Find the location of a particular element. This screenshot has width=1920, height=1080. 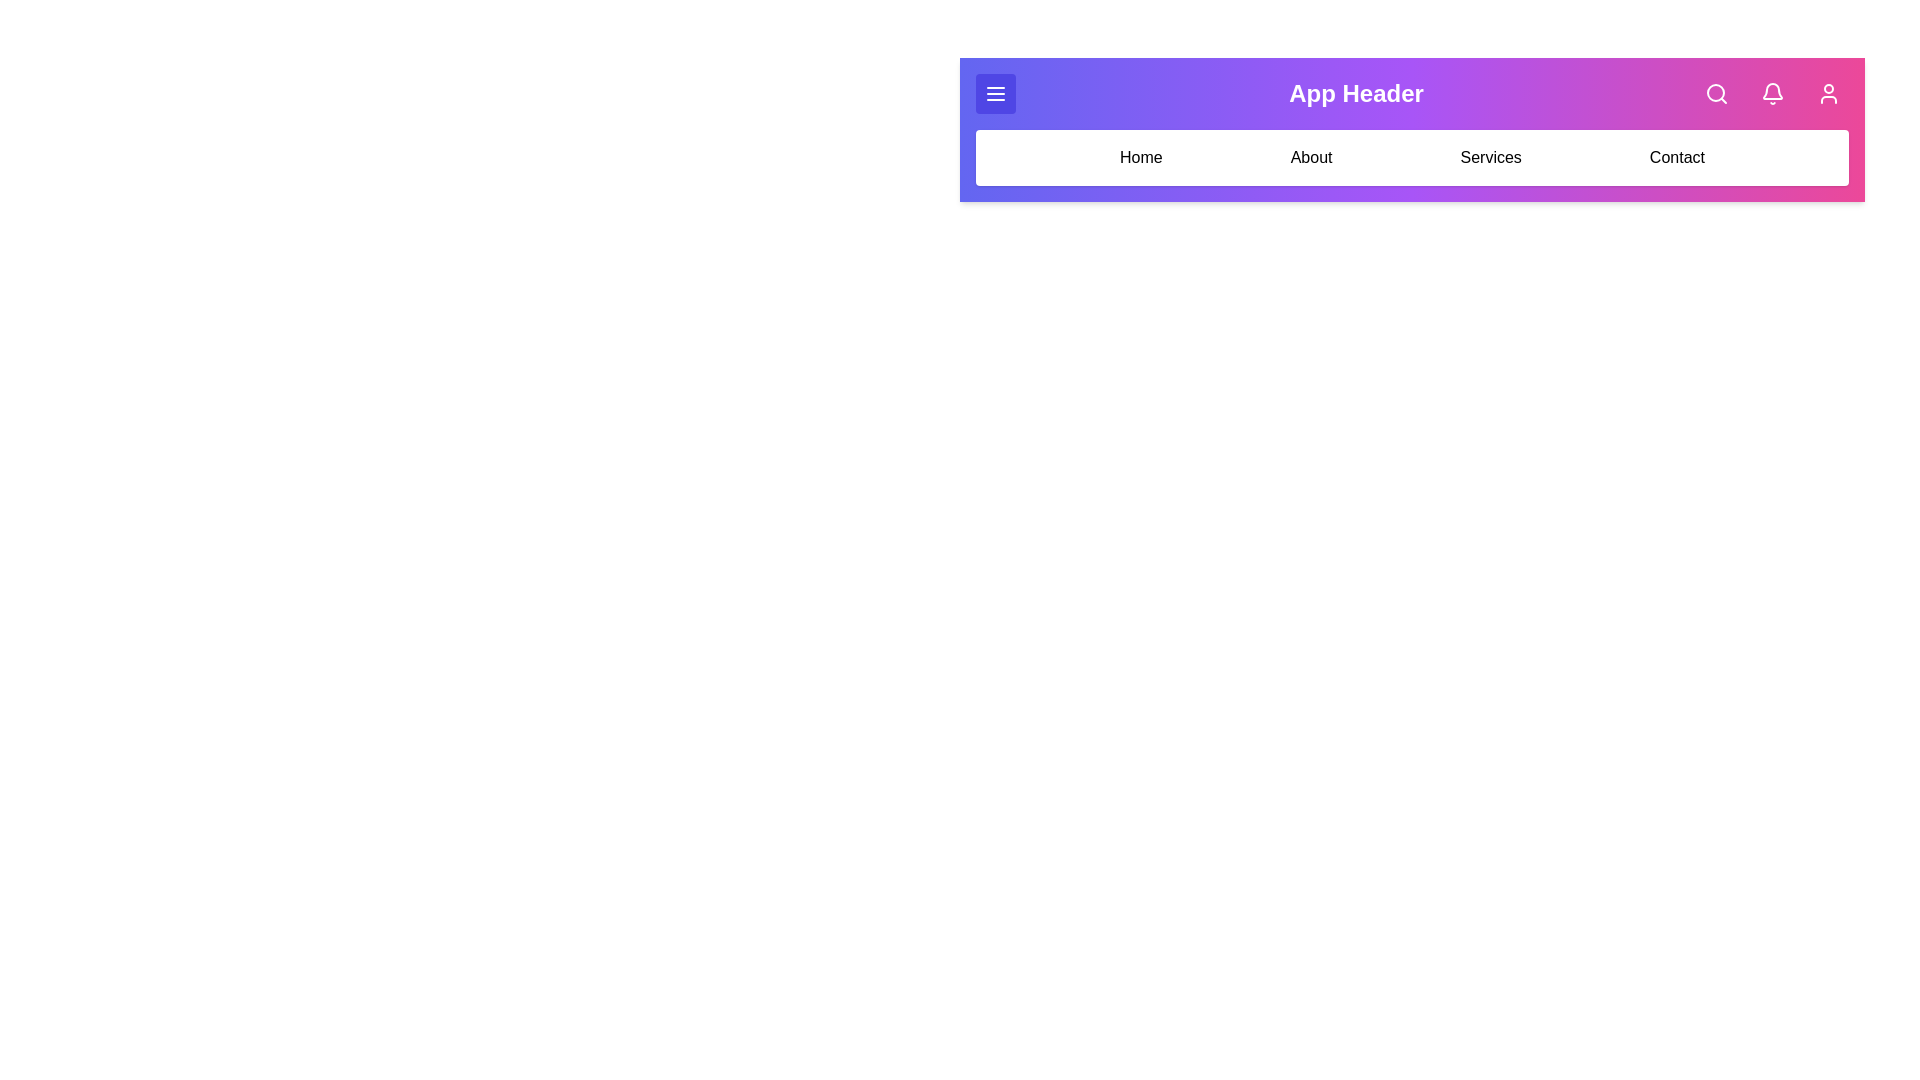

the menu option Home from the navigation bar is located at coordinates (1141, 157).